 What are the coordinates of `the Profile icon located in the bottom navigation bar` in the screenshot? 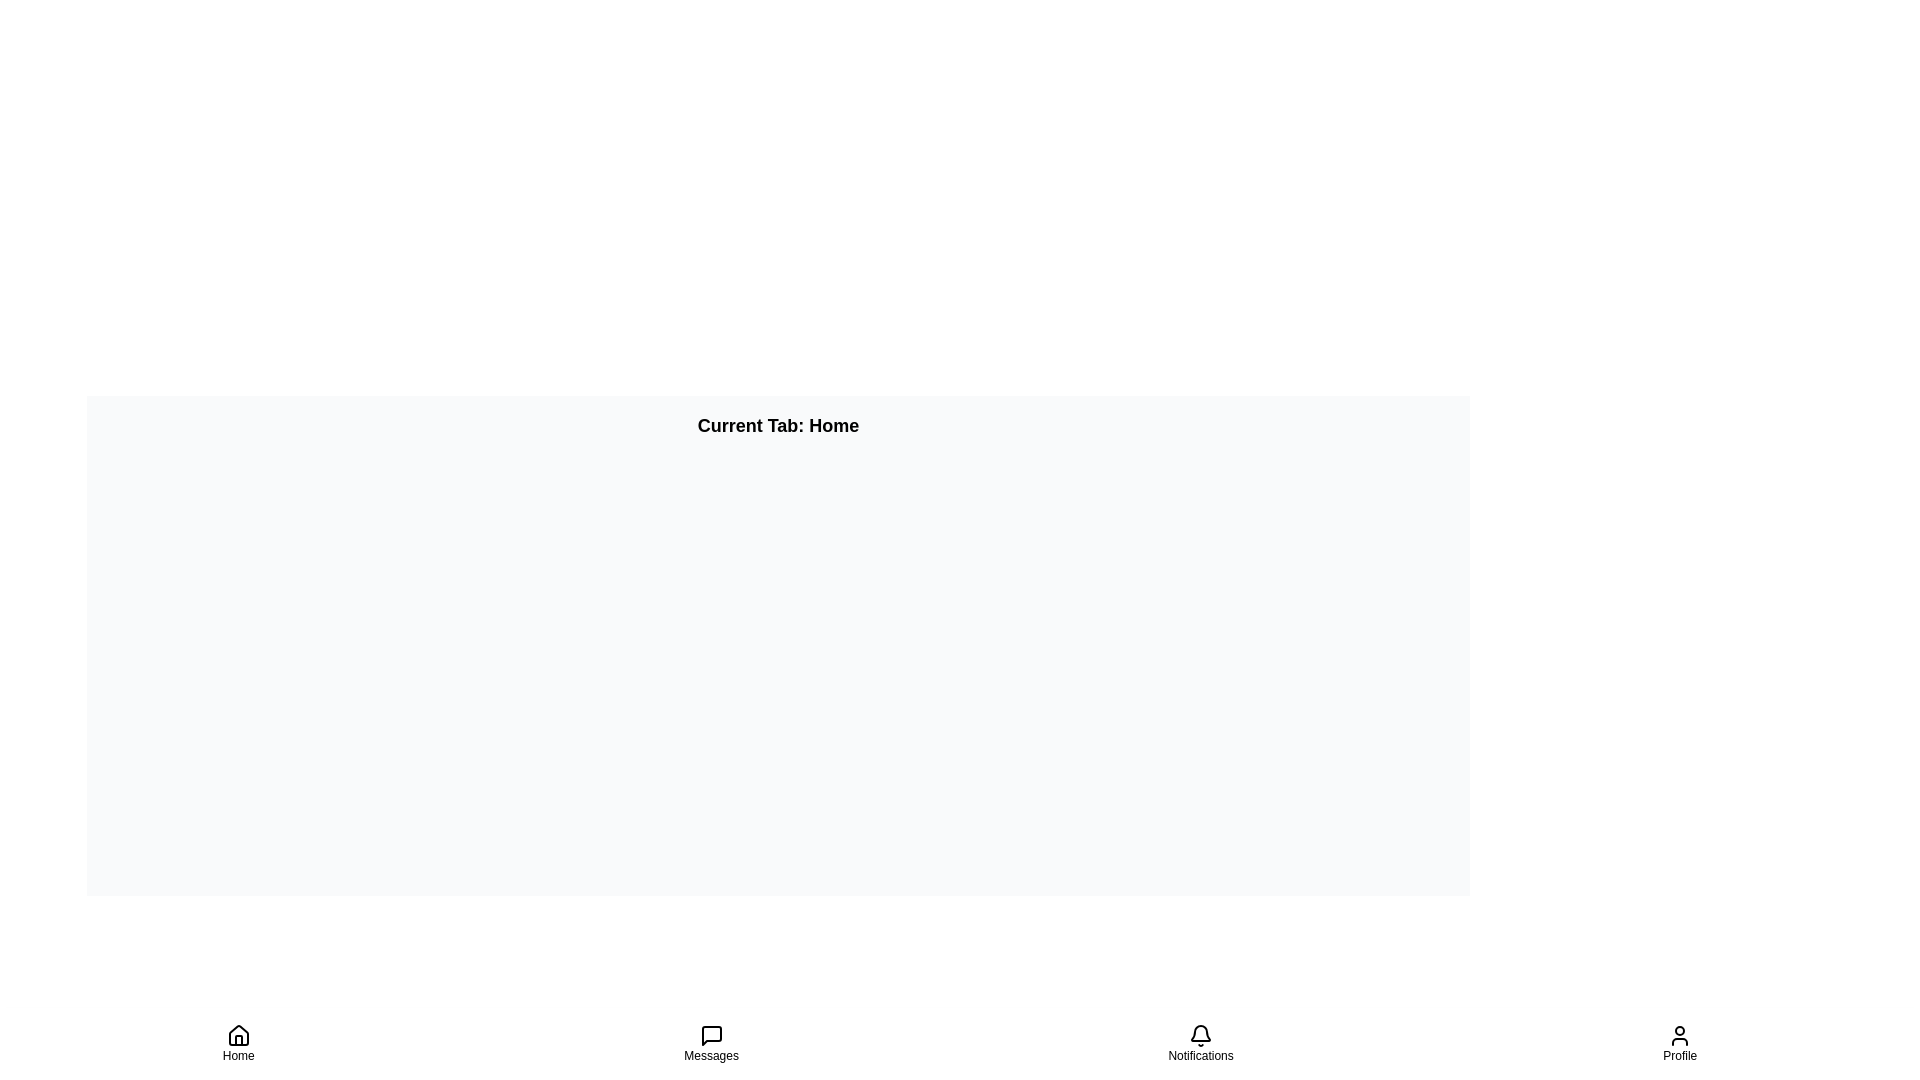 It's located at (1680, 1035).